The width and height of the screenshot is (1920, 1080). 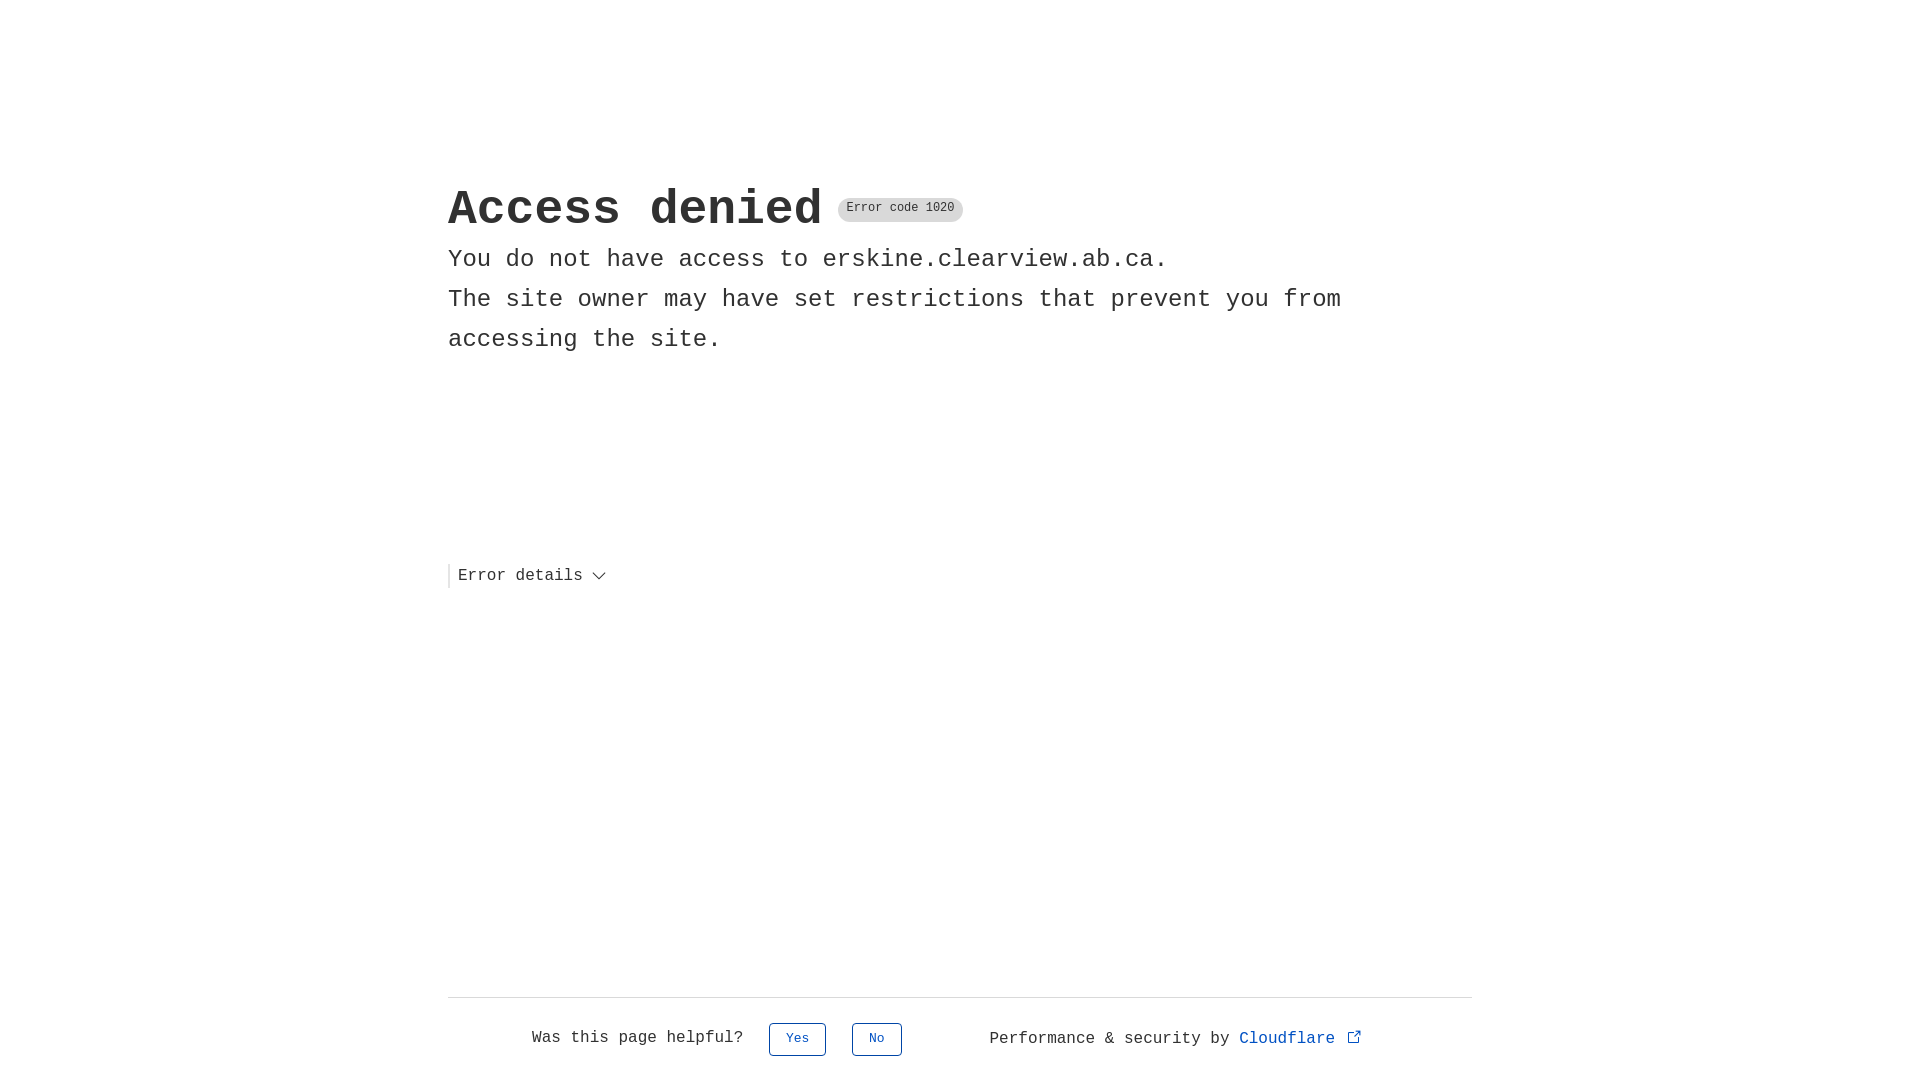 What do you see at coordinates (796, 1038) in the screenshot?
I see `'Yes'` at bounding box center [796, 1038].